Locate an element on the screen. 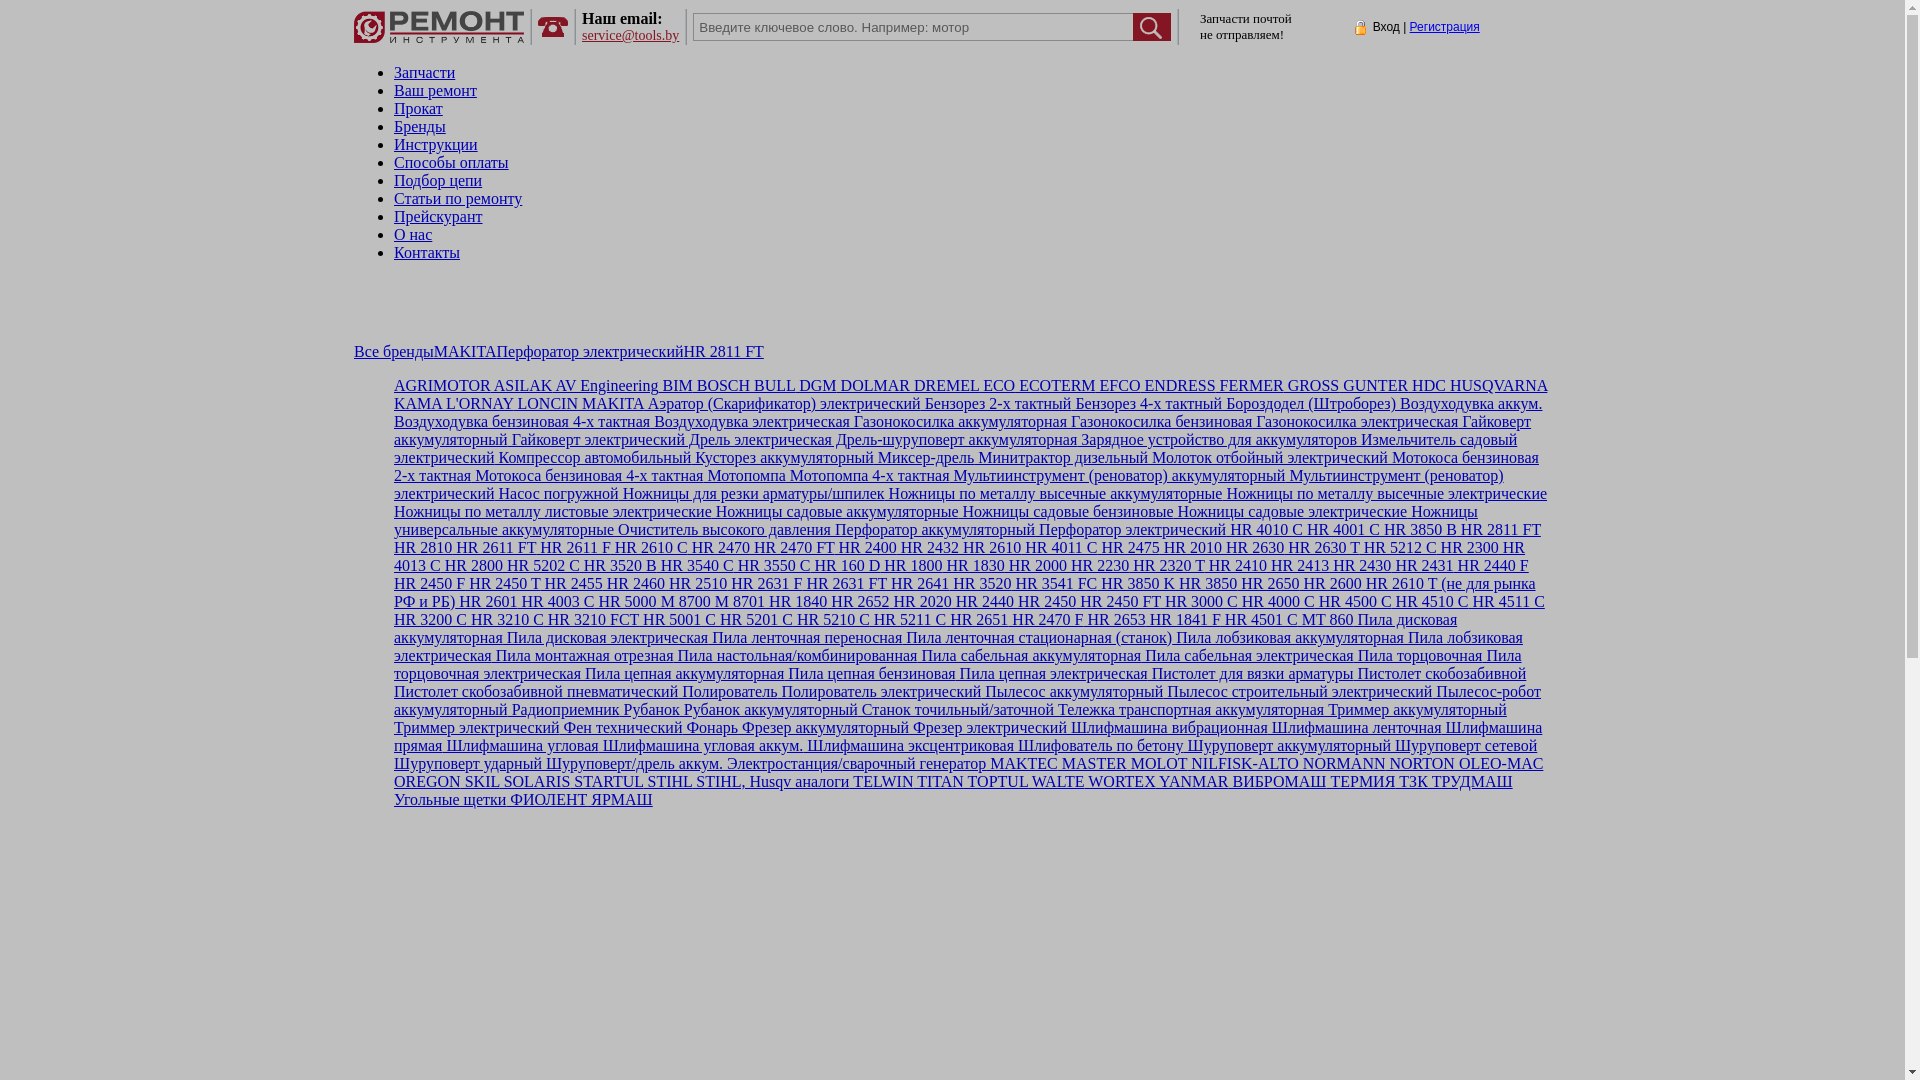 Image resolution: width=1920 pixels, height=1080 pixels. 'BULL' is located at coordinates (748, 385).